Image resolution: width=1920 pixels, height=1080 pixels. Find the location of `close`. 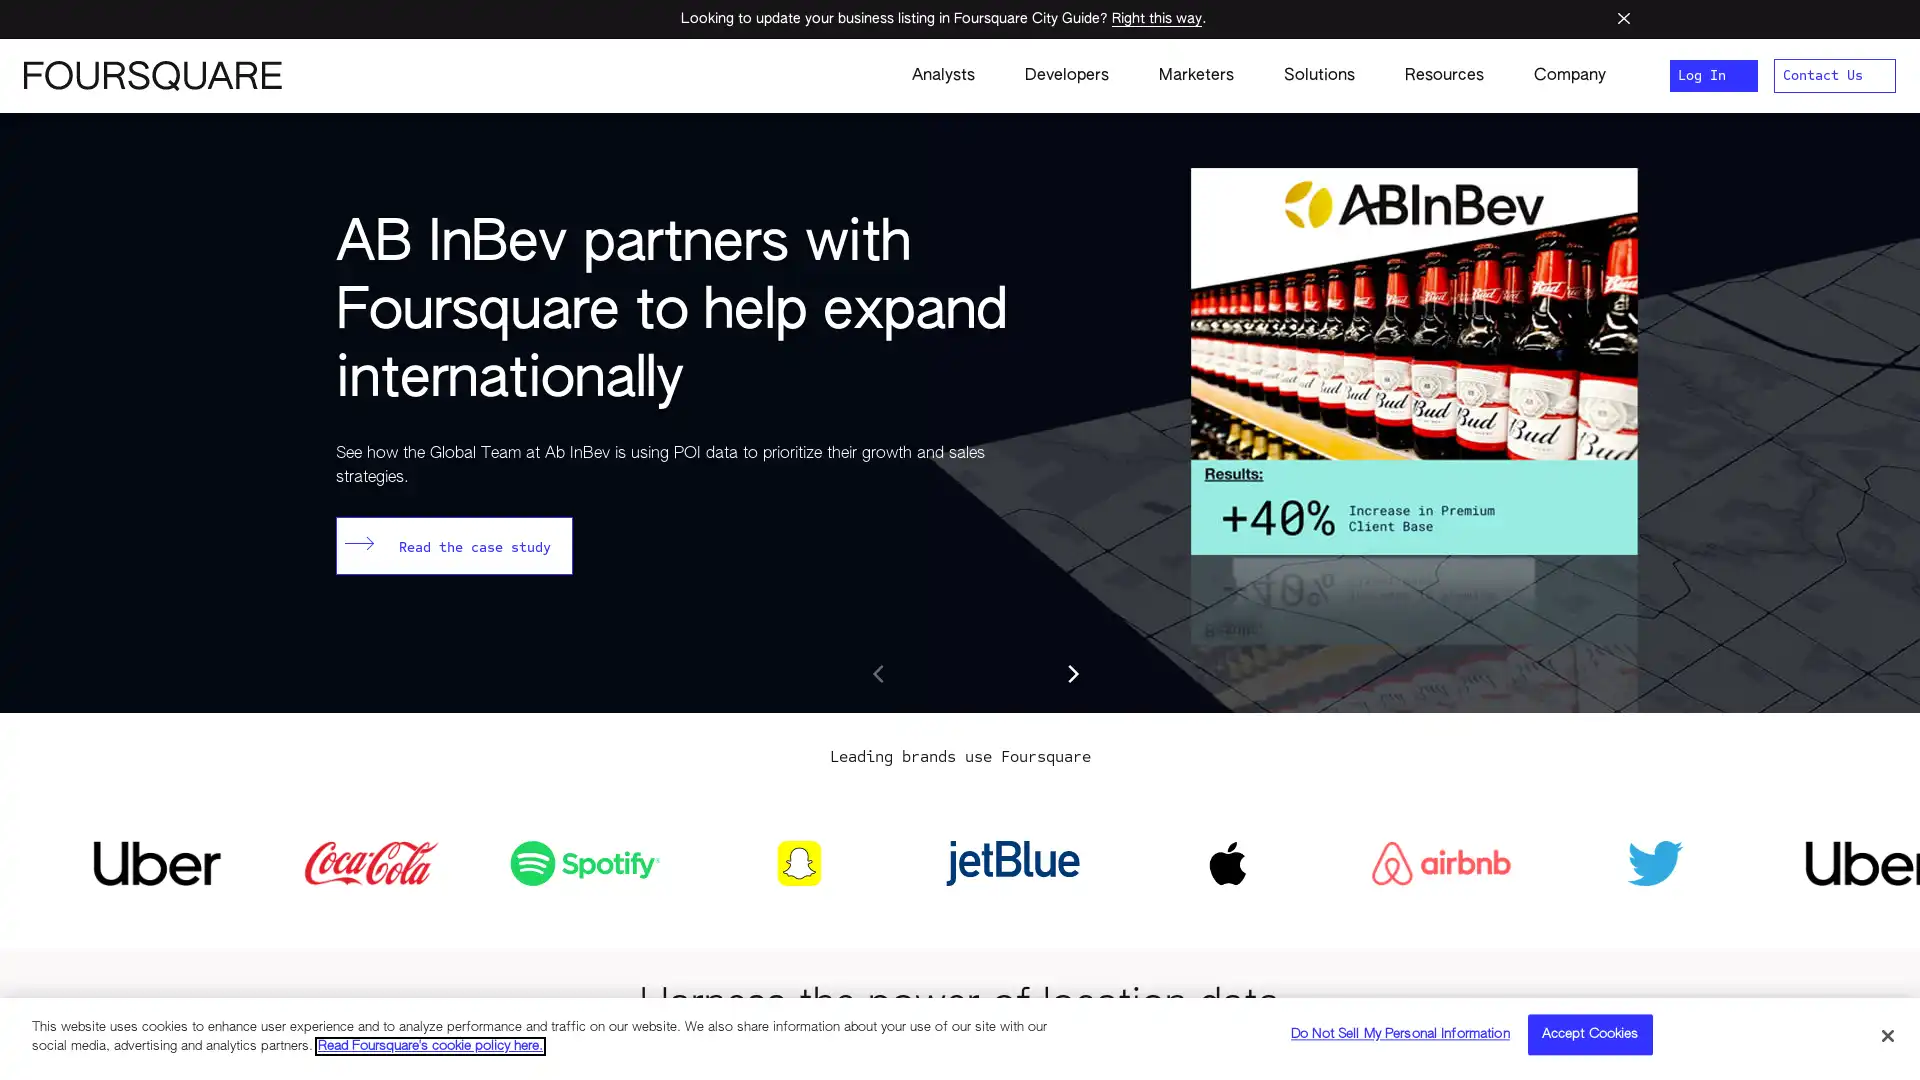

close is located at coordinates (1609, 19).